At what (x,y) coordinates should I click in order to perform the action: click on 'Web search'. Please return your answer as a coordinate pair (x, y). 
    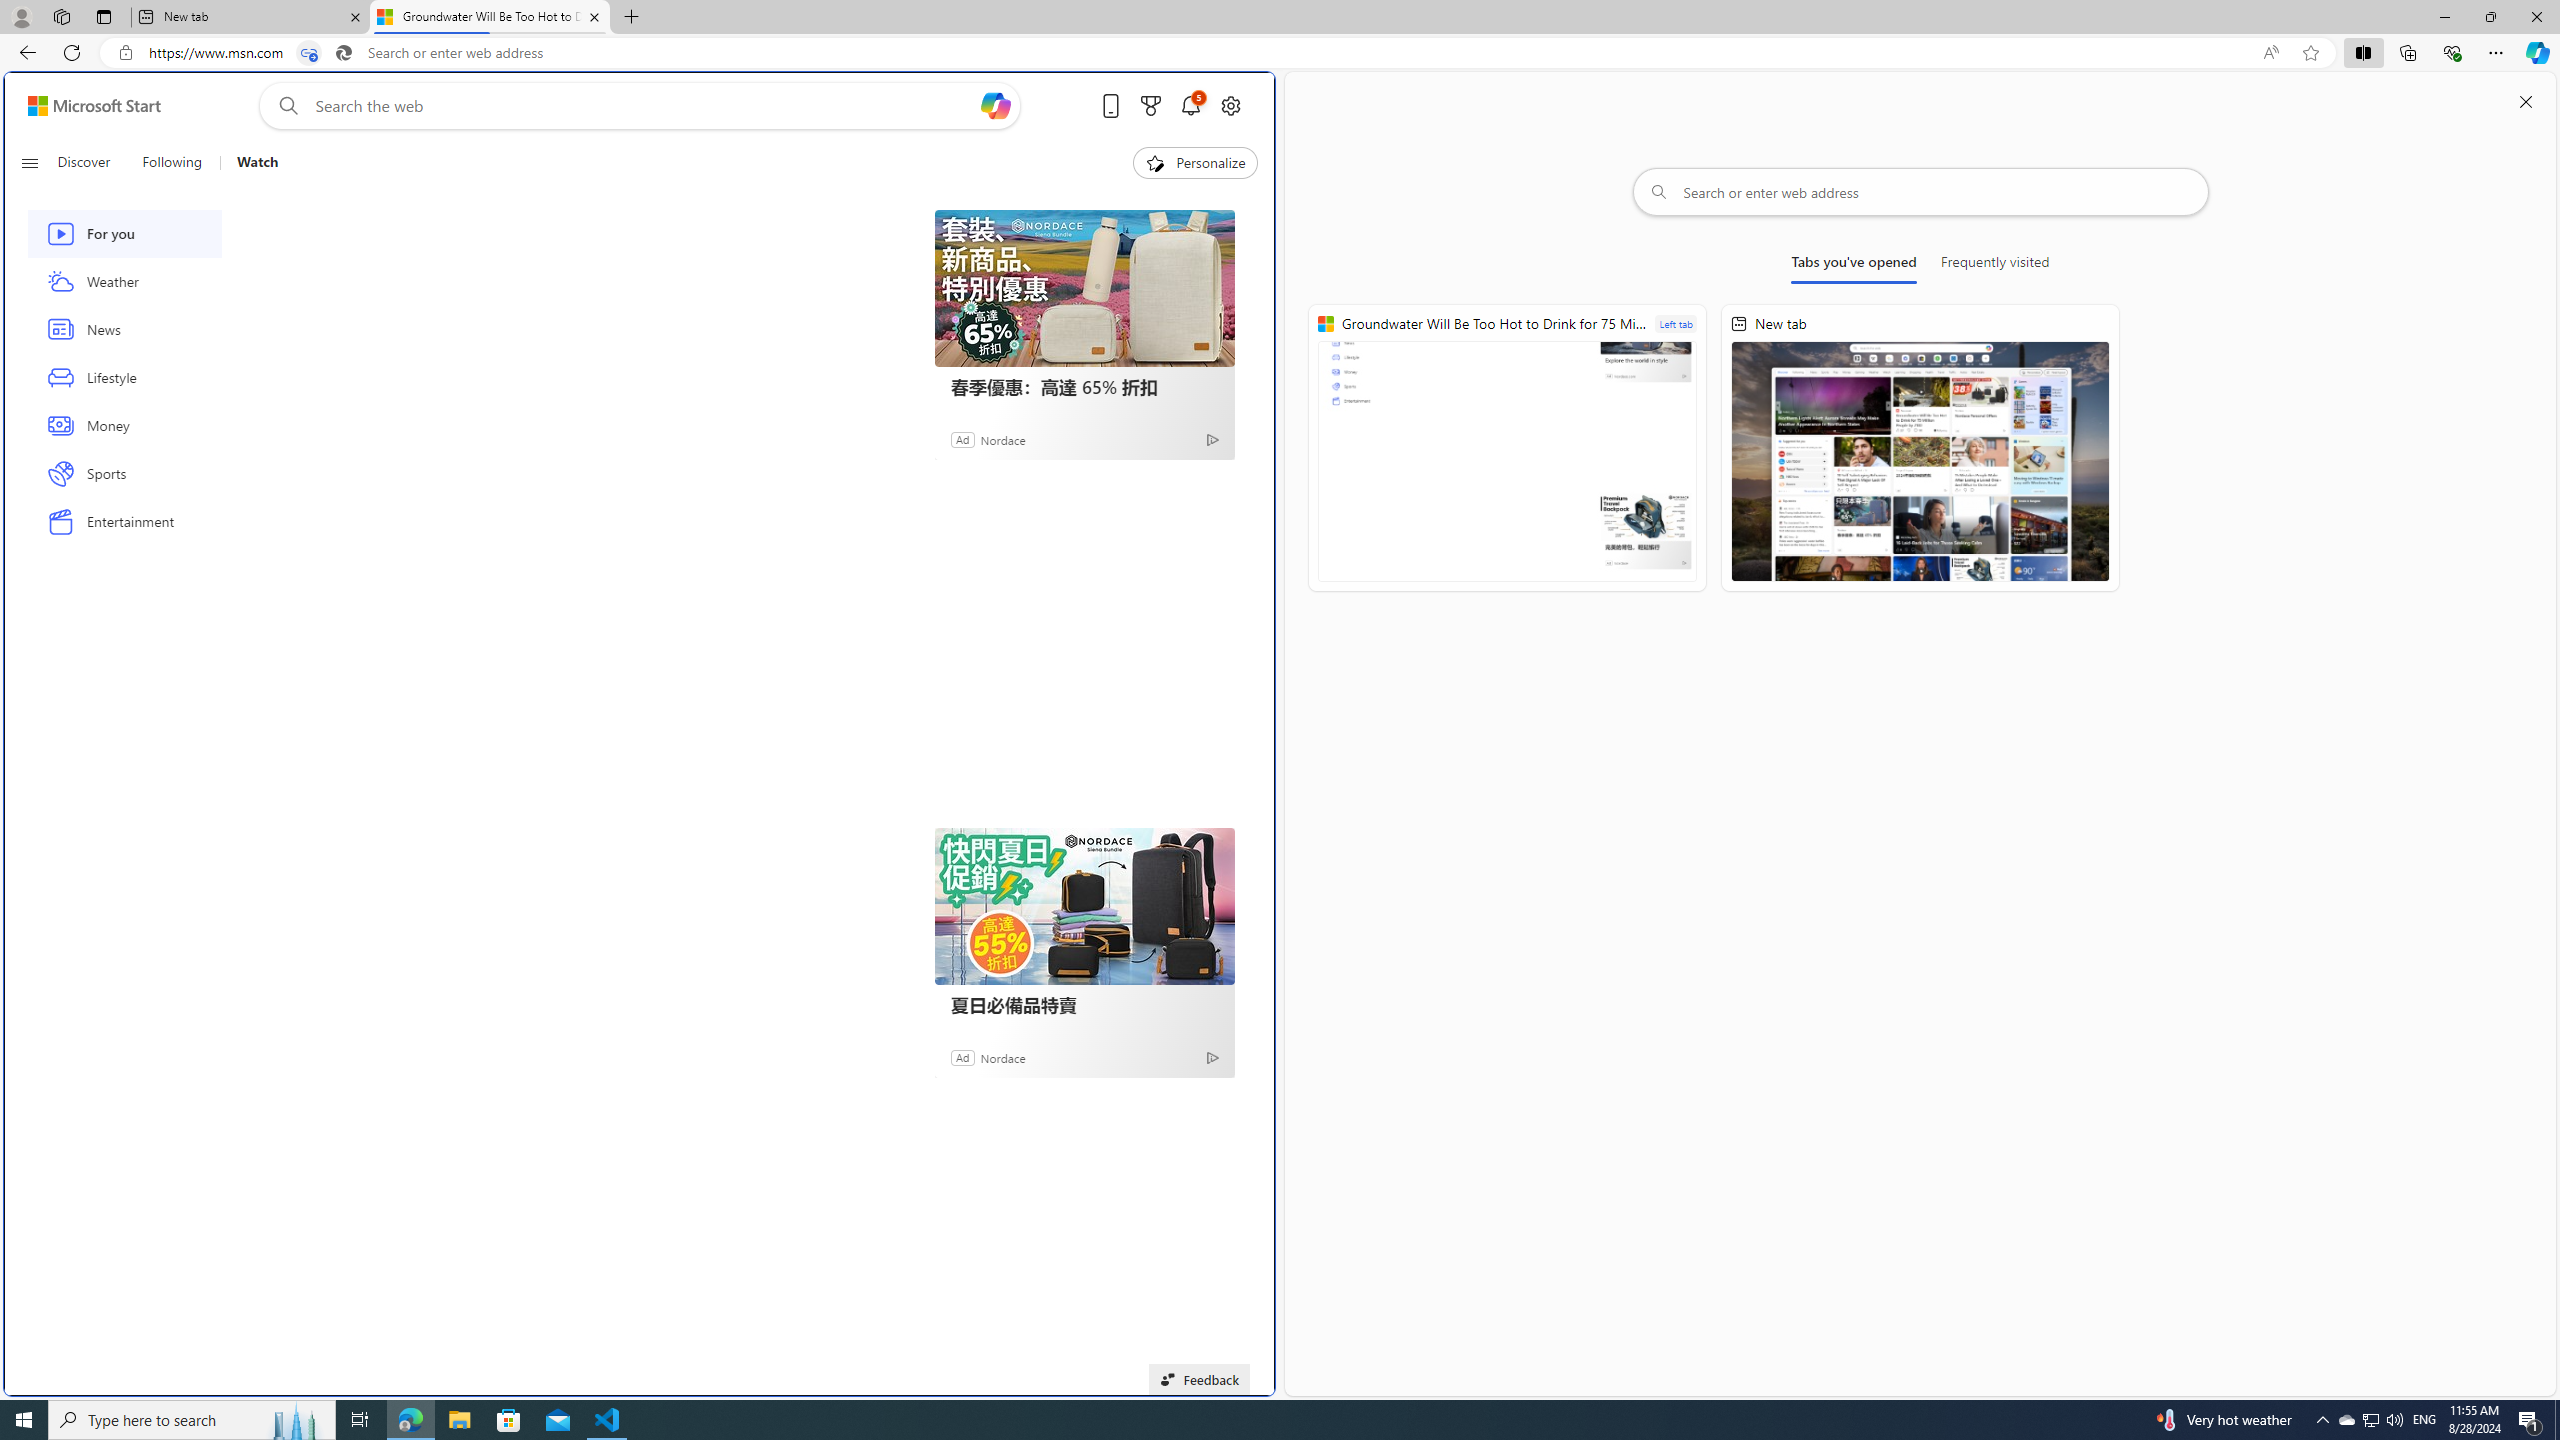
    Looking at the image, I should click on (284, 106).